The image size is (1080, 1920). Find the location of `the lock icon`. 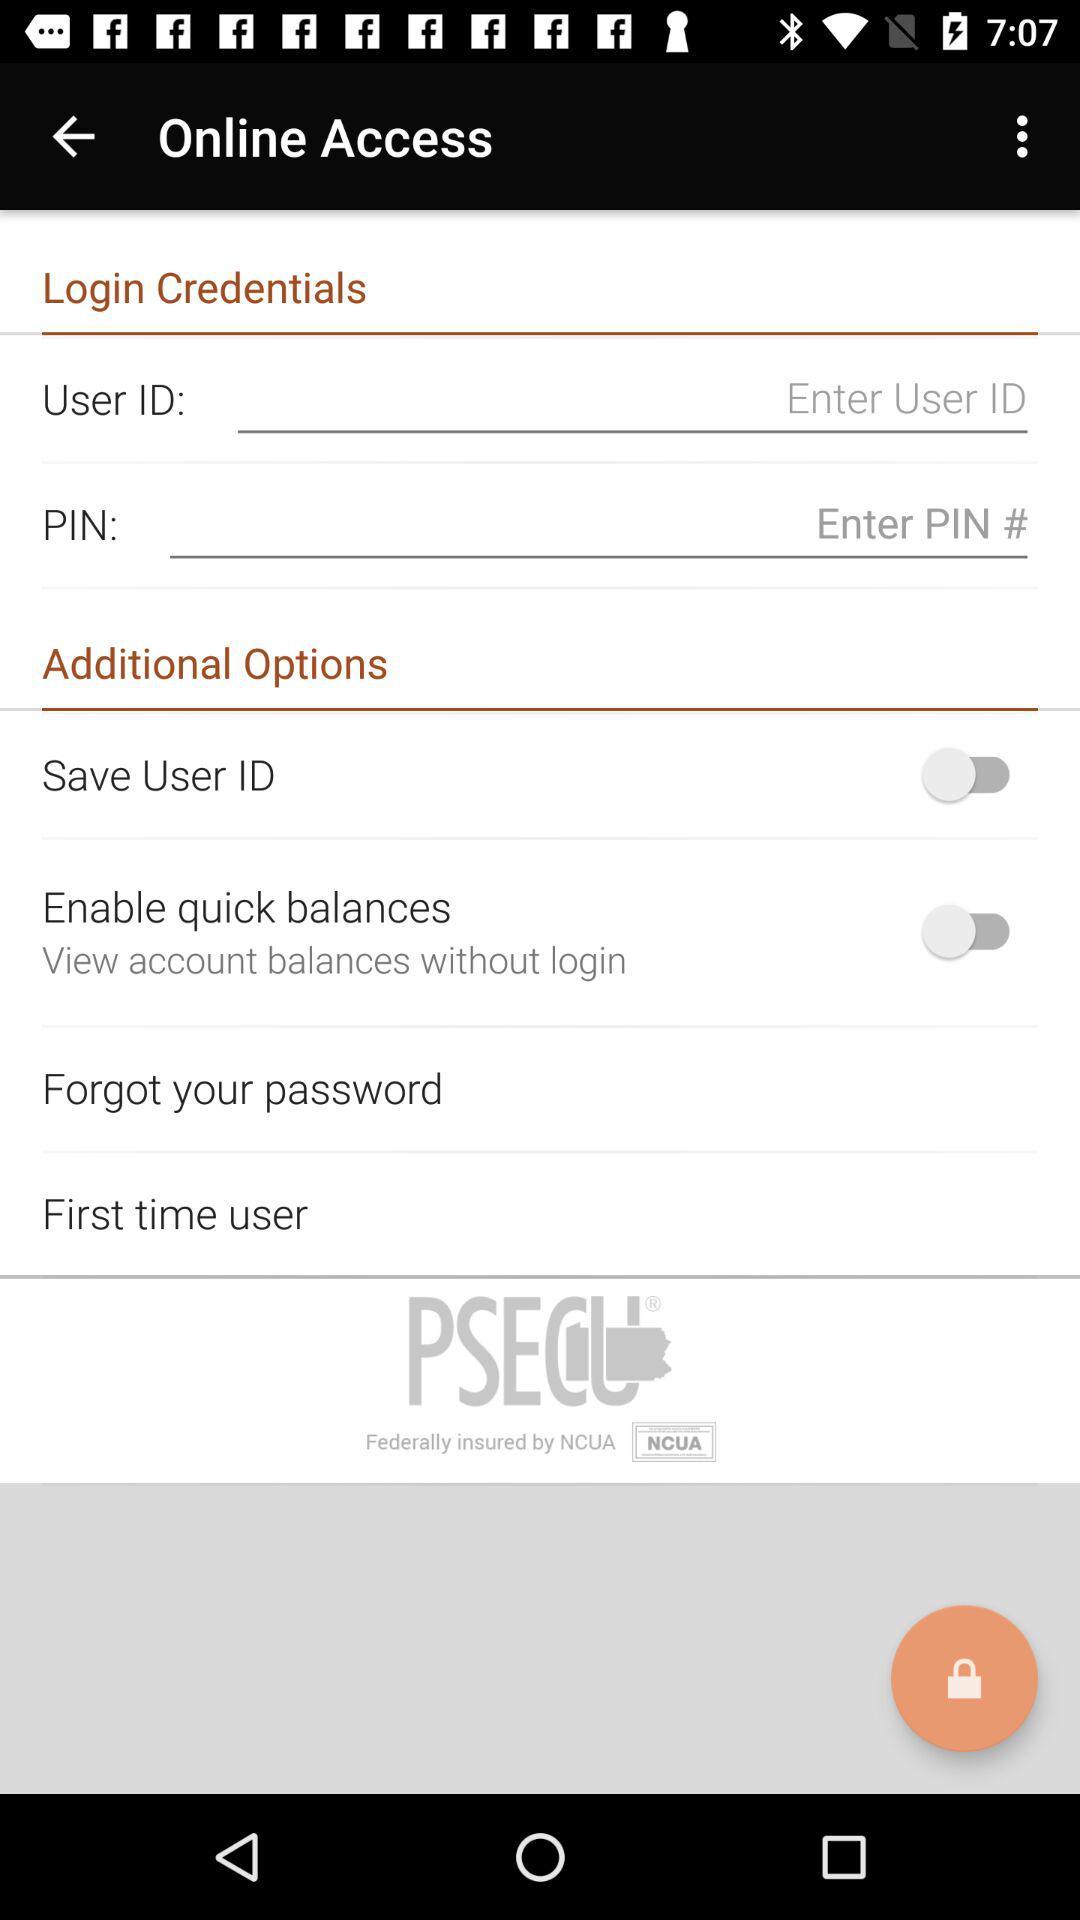

the lock icon is located at coordinates (963, 1678).